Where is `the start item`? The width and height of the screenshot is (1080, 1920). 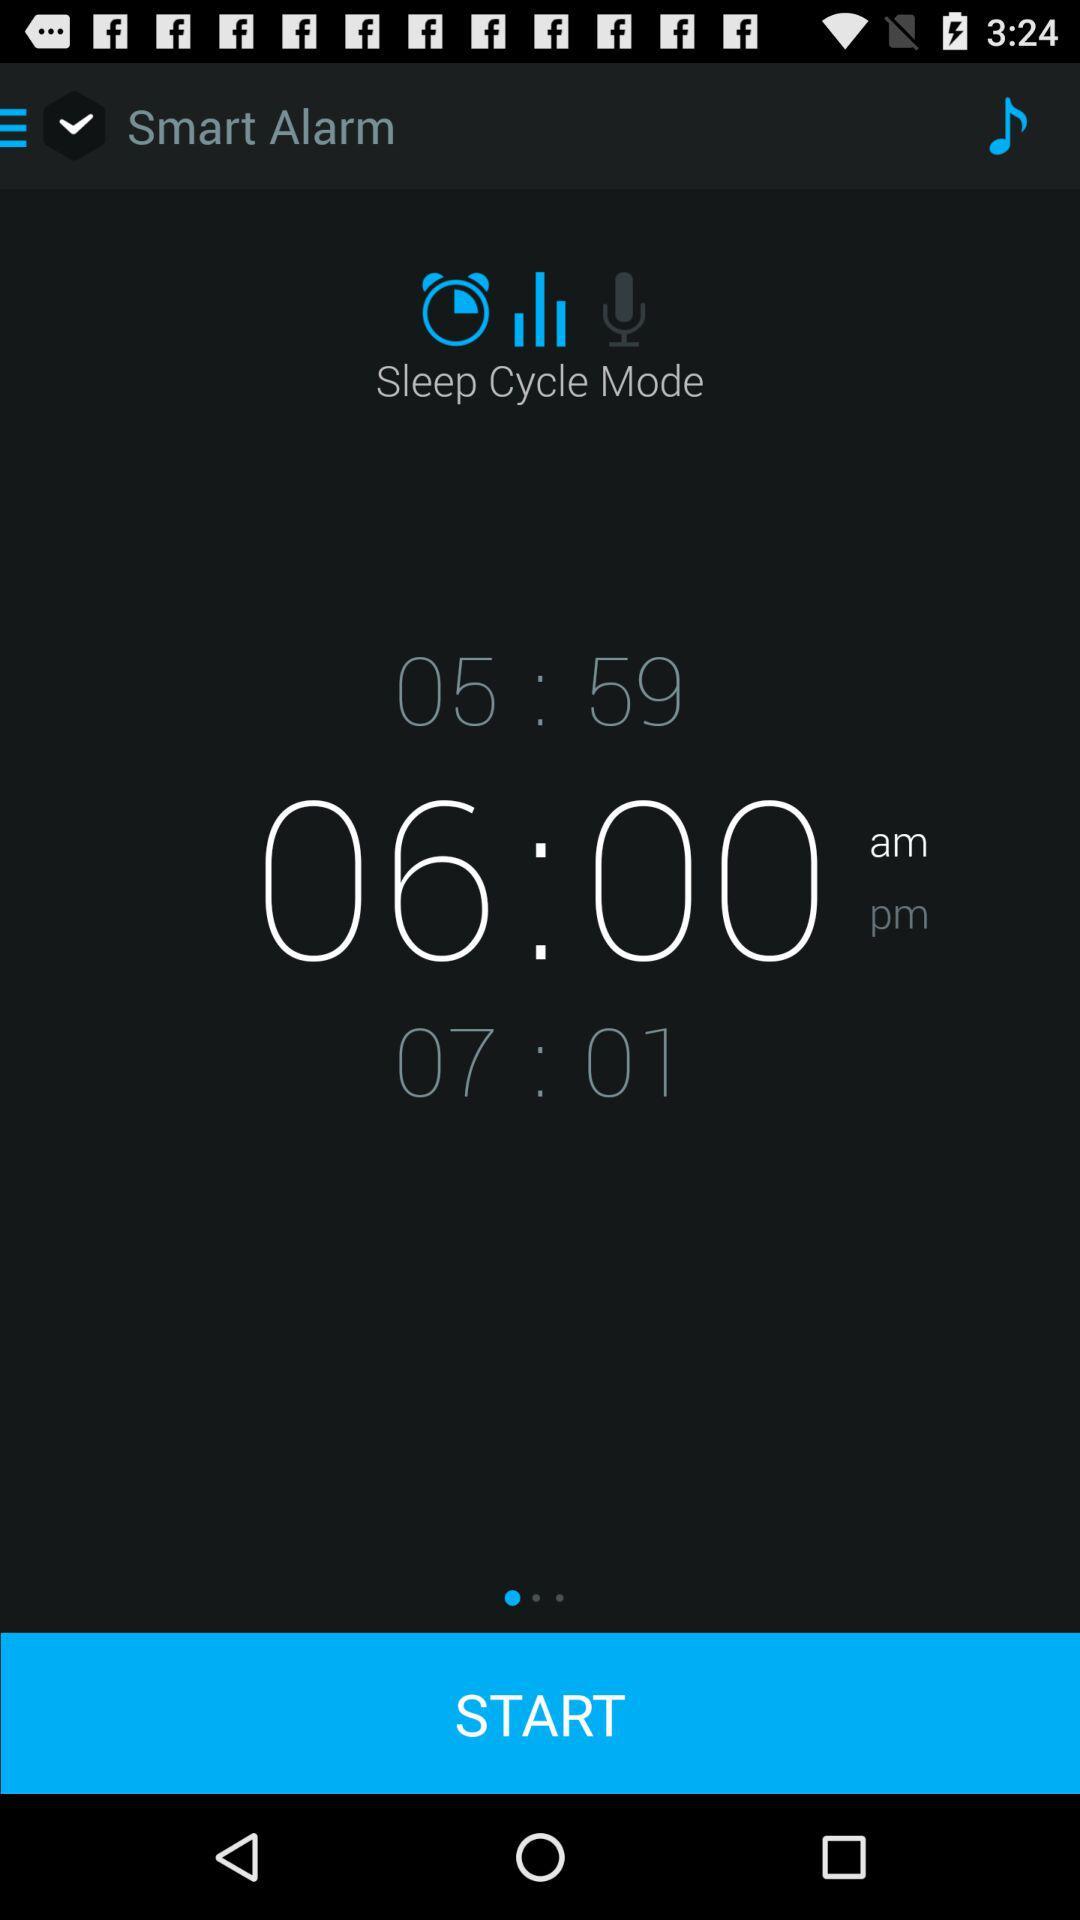
the start item is located at coordinates (540, 1712).